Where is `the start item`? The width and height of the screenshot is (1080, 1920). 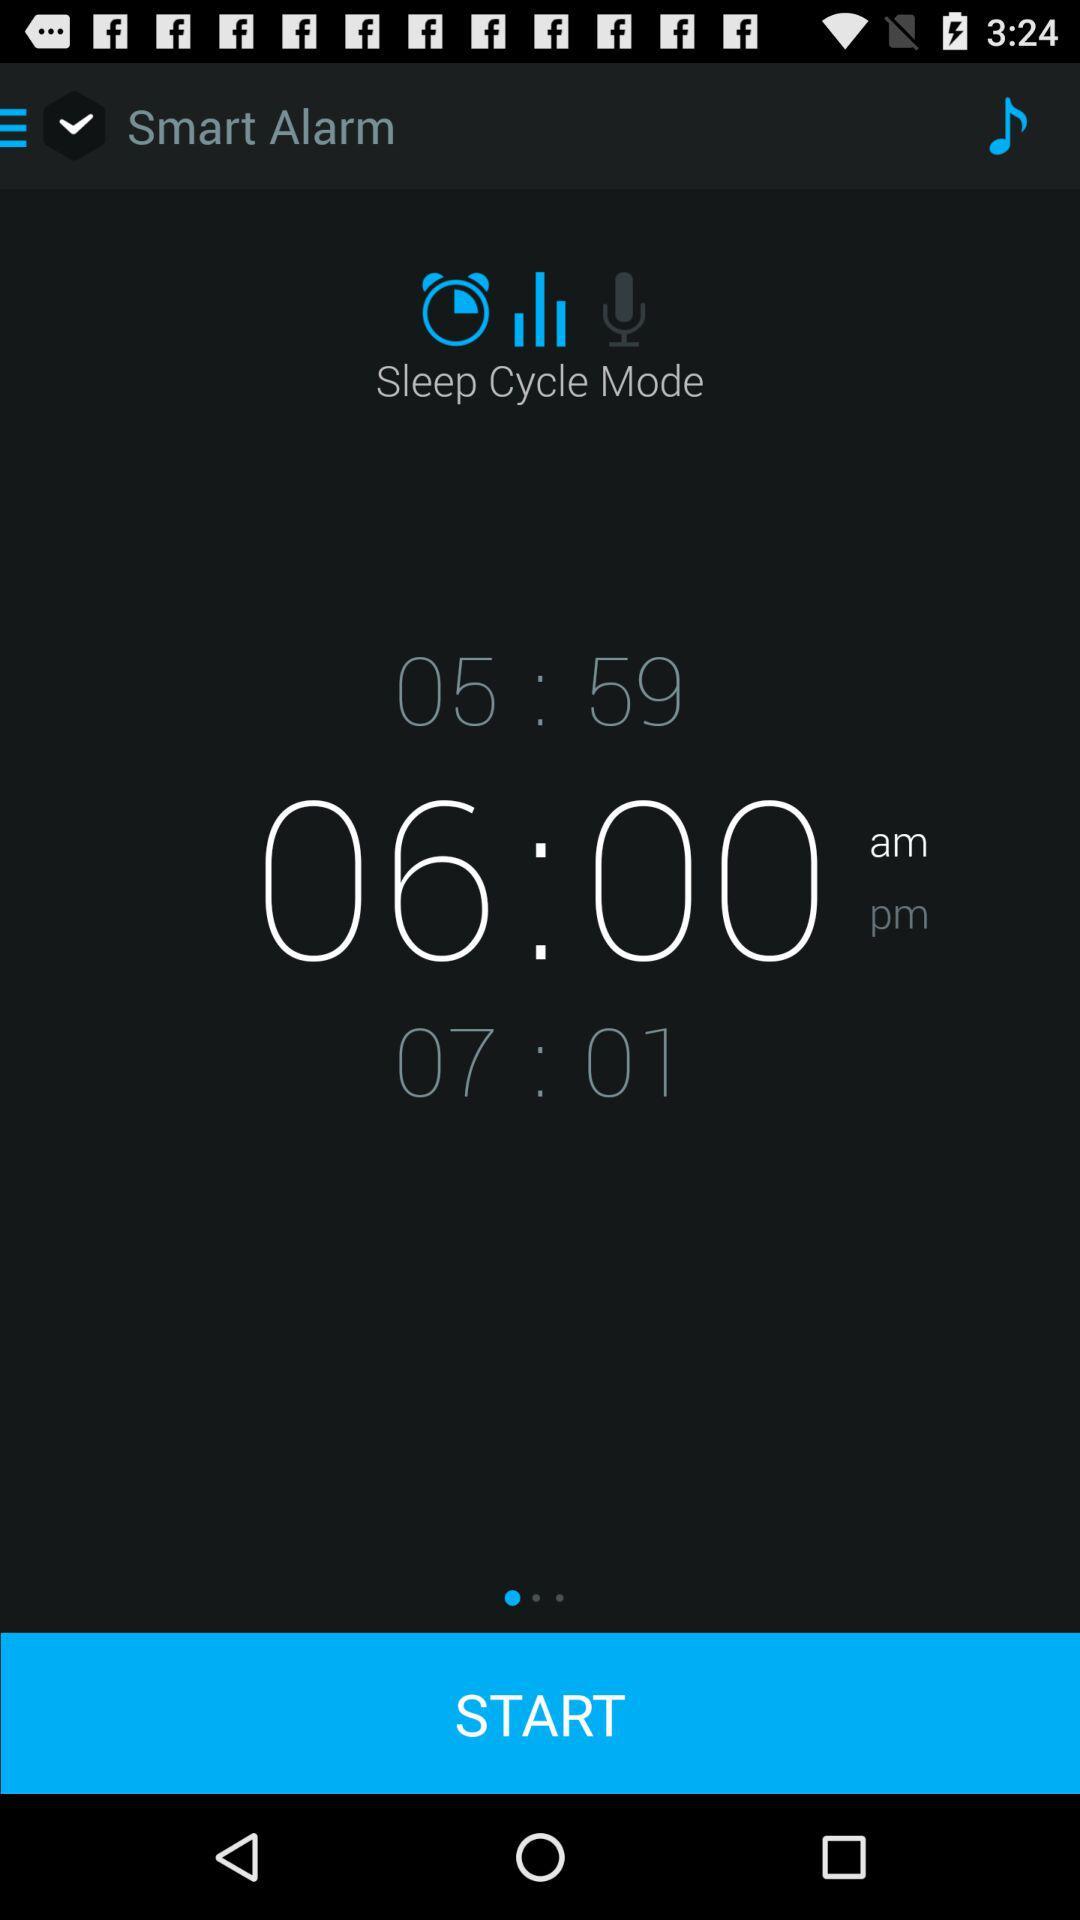
the start item is located at coordinates (540, 1712).